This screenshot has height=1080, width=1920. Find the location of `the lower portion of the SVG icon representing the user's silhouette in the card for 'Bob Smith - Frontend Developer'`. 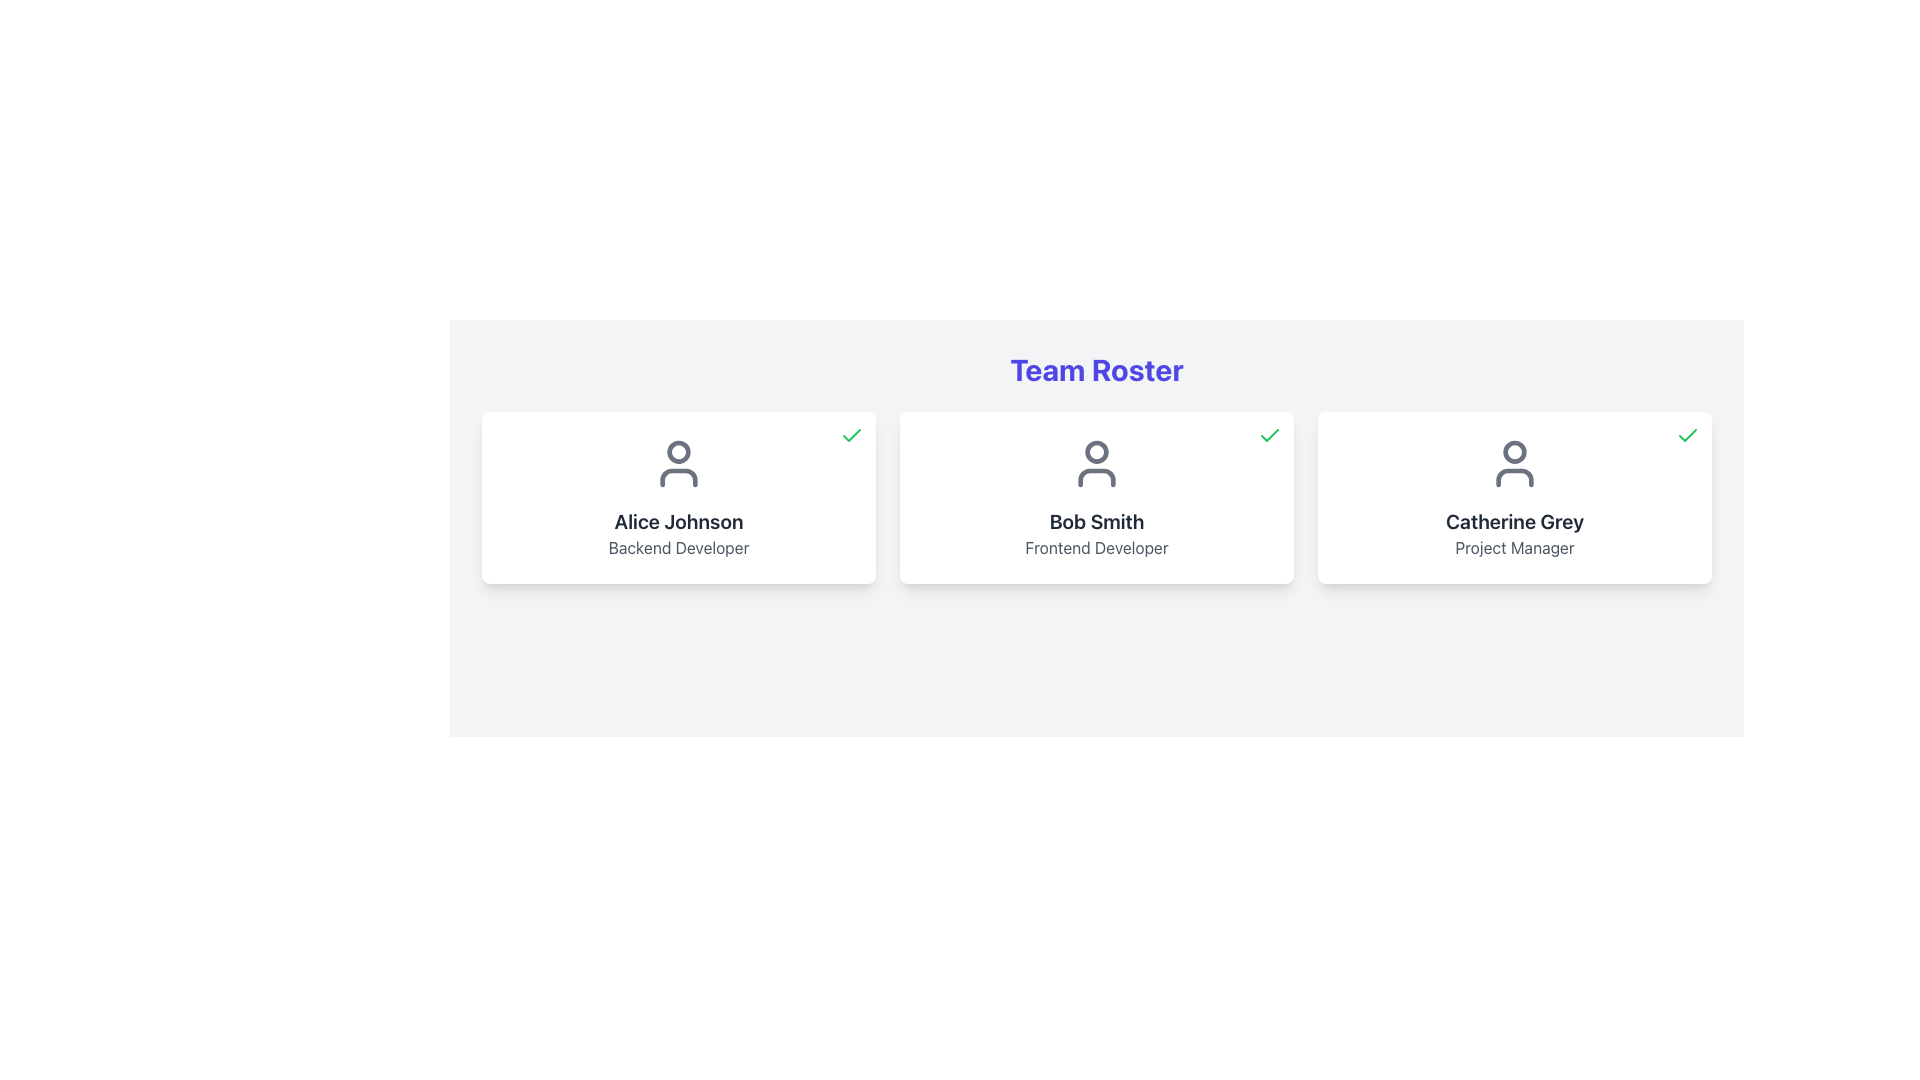

the lower portion of the SVG icon representing the user's silhouette in the card for 'Bob Smith - Frontend Developer' is located at coordinates (1096, 478).